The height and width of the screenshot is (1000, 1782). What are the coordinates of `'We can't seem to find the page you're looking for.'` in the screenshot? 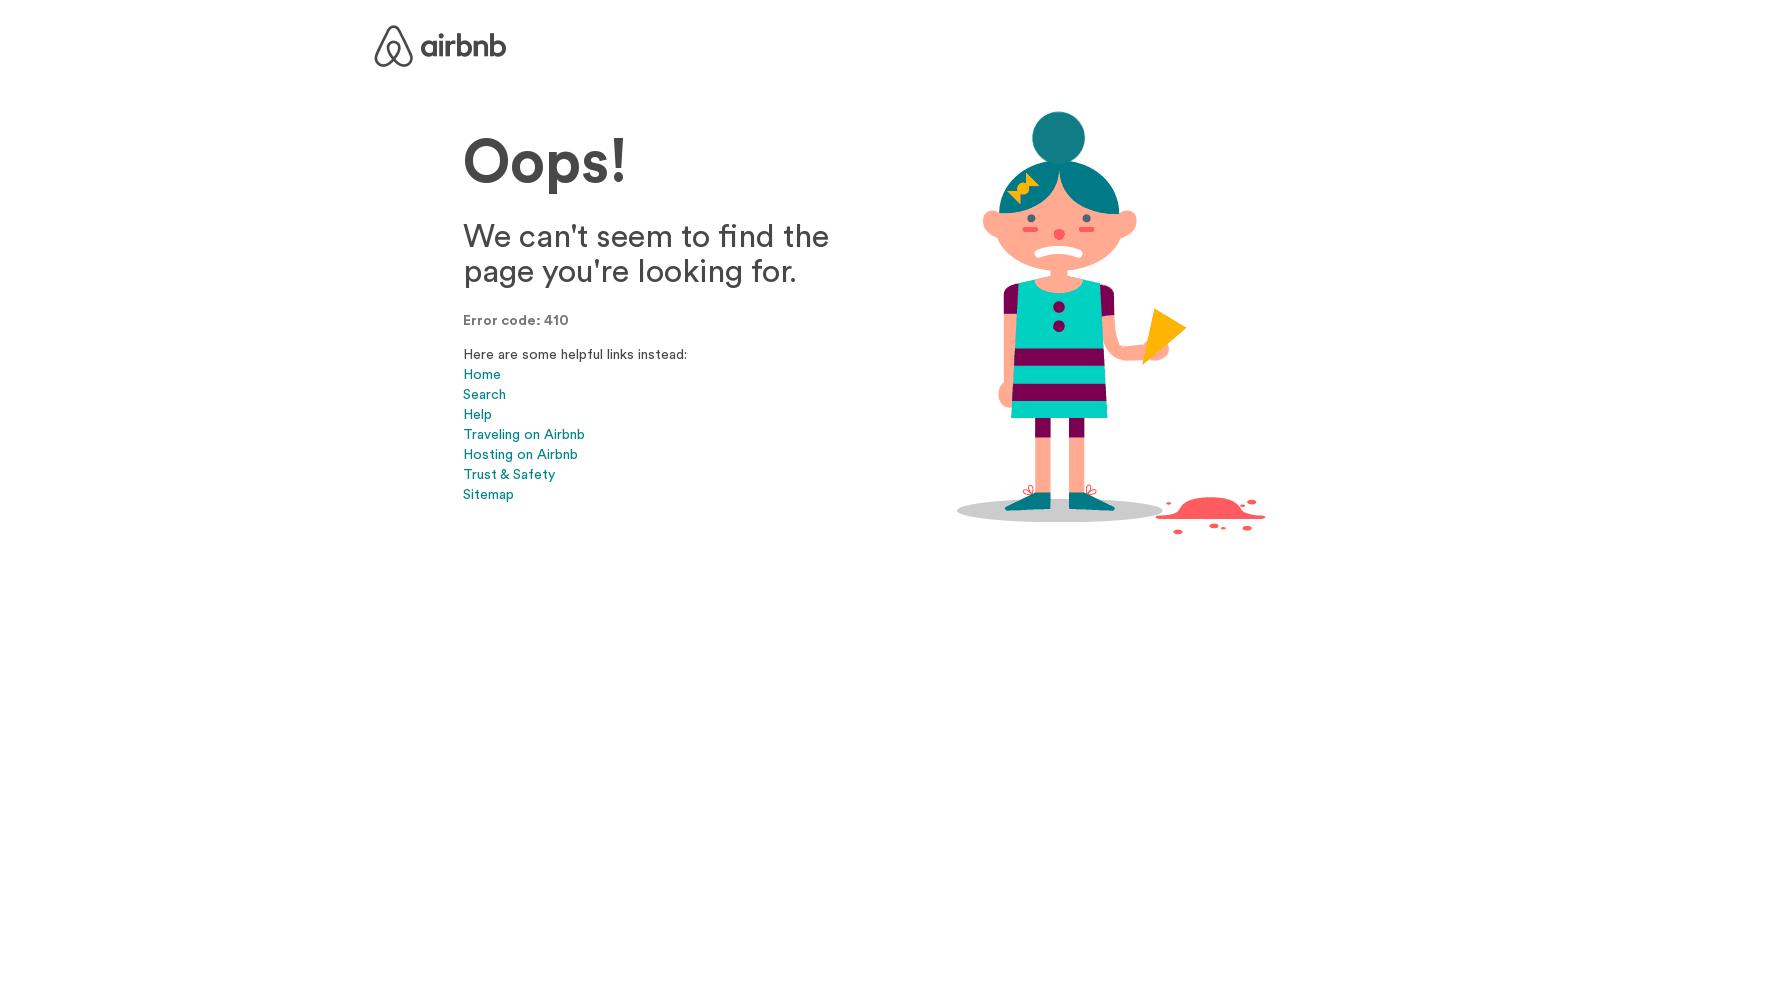 It's located at (461, 253).